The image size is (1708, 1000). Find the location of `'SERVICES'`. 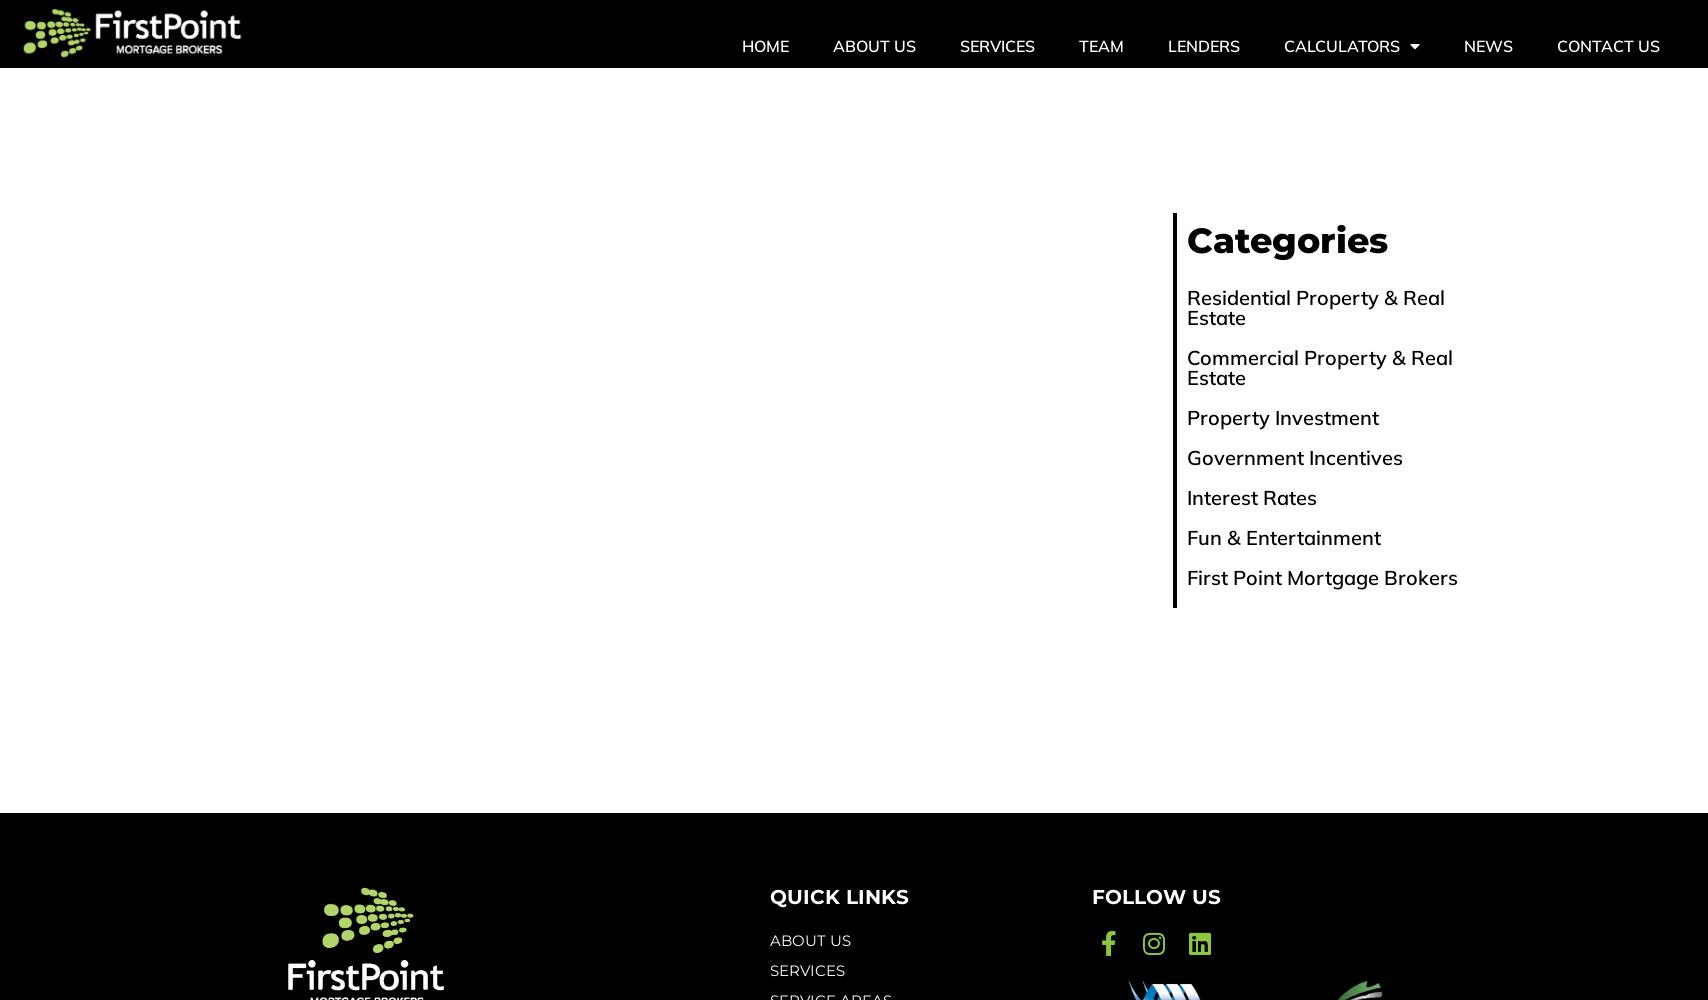

'SERVICES' is located at coordinates (807, 969).